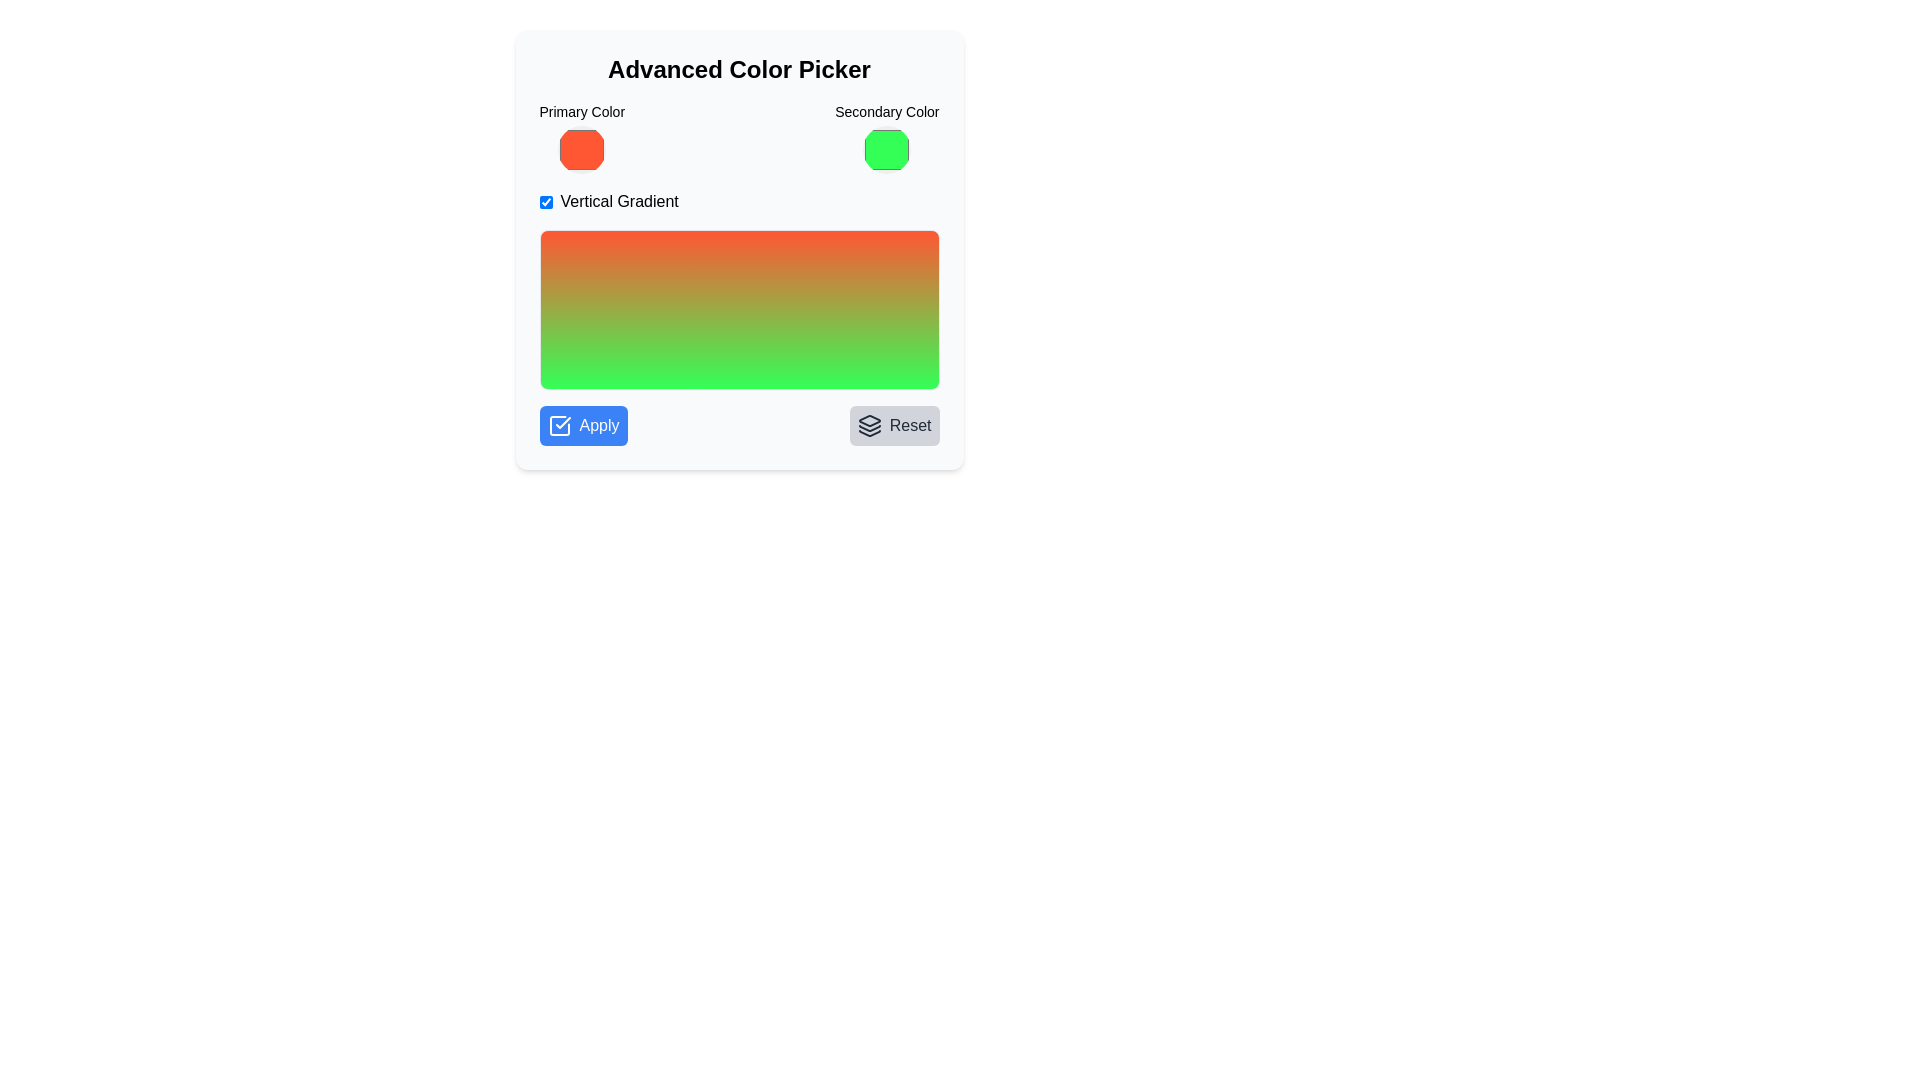 The image size is (1920, 1080). What do you see at coordinates (869, 424) in the screenshot?
I see `the 'Reset' button icon located to the left of the 'Reset' label in the bottom-right corner of the interface` at bounding box center [869, 424].